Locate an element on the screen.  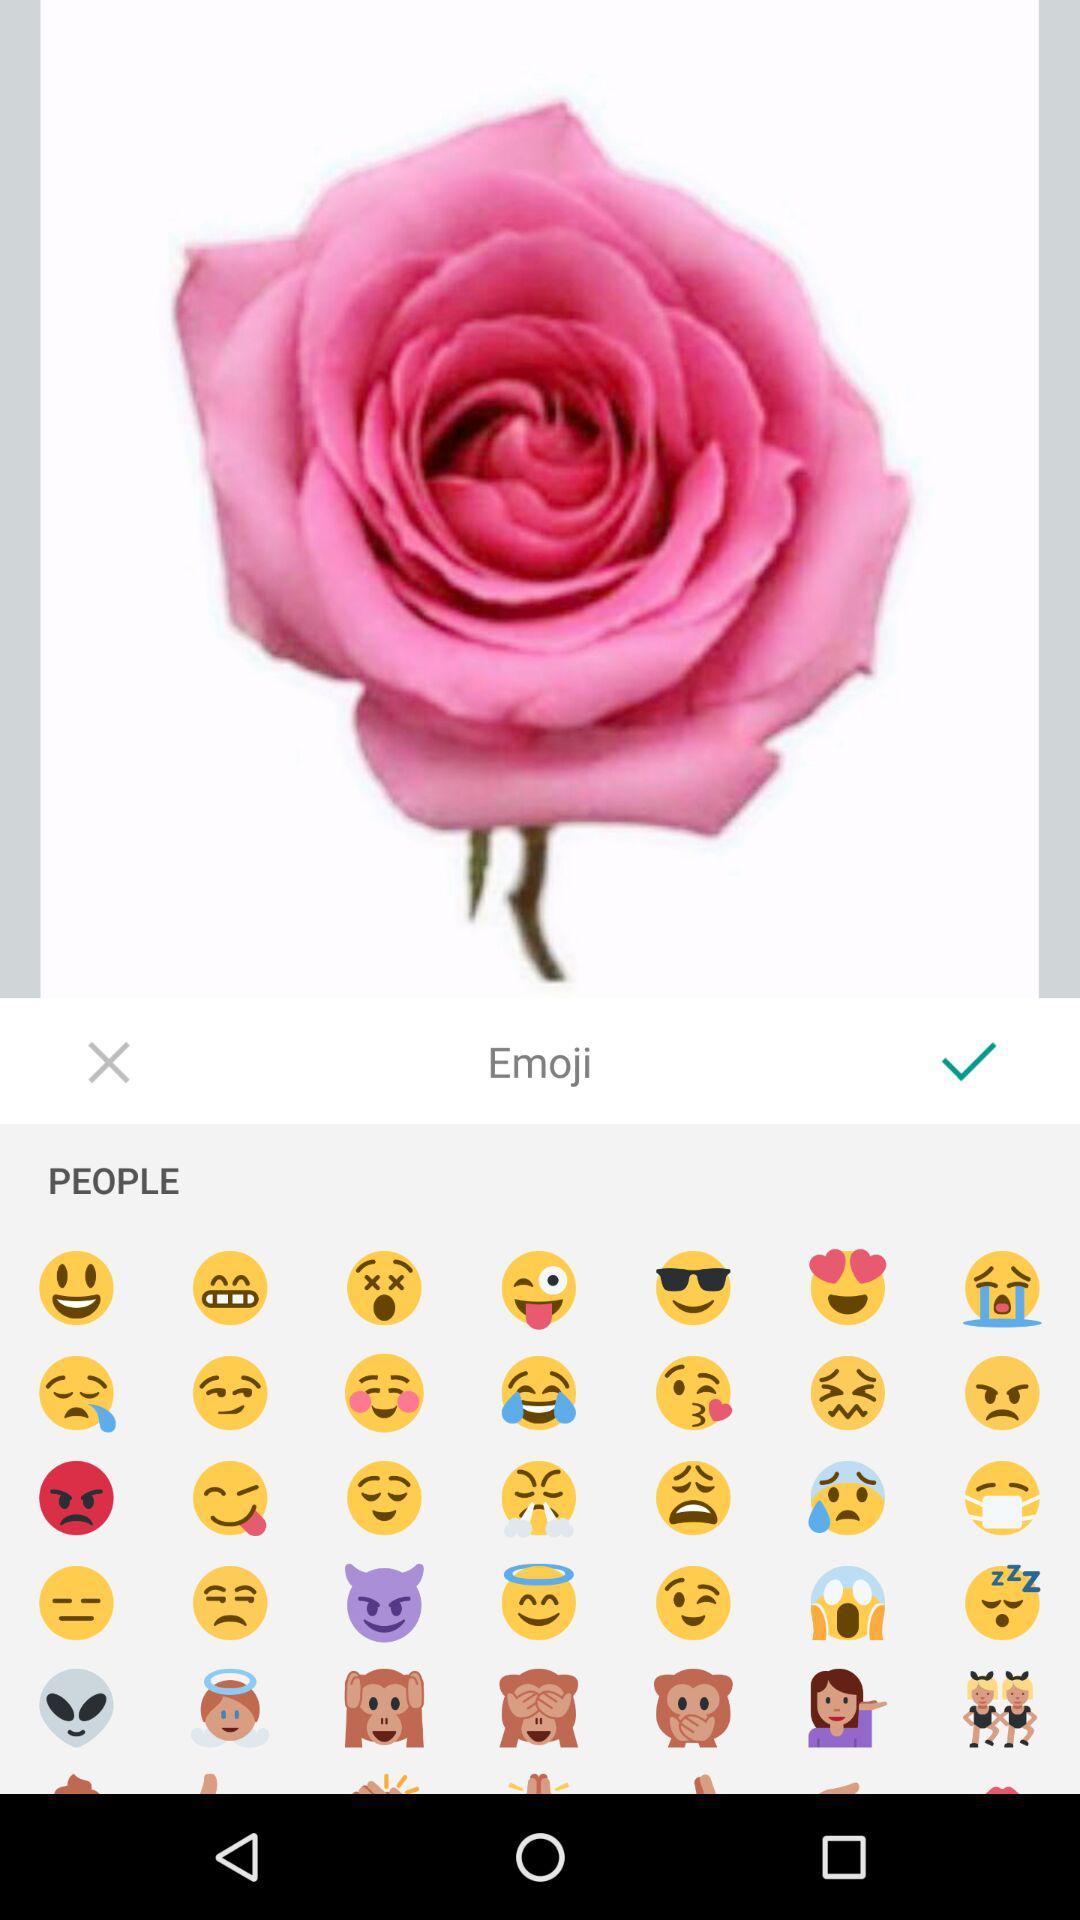
the check icon is located at coordinates (968, 1060).